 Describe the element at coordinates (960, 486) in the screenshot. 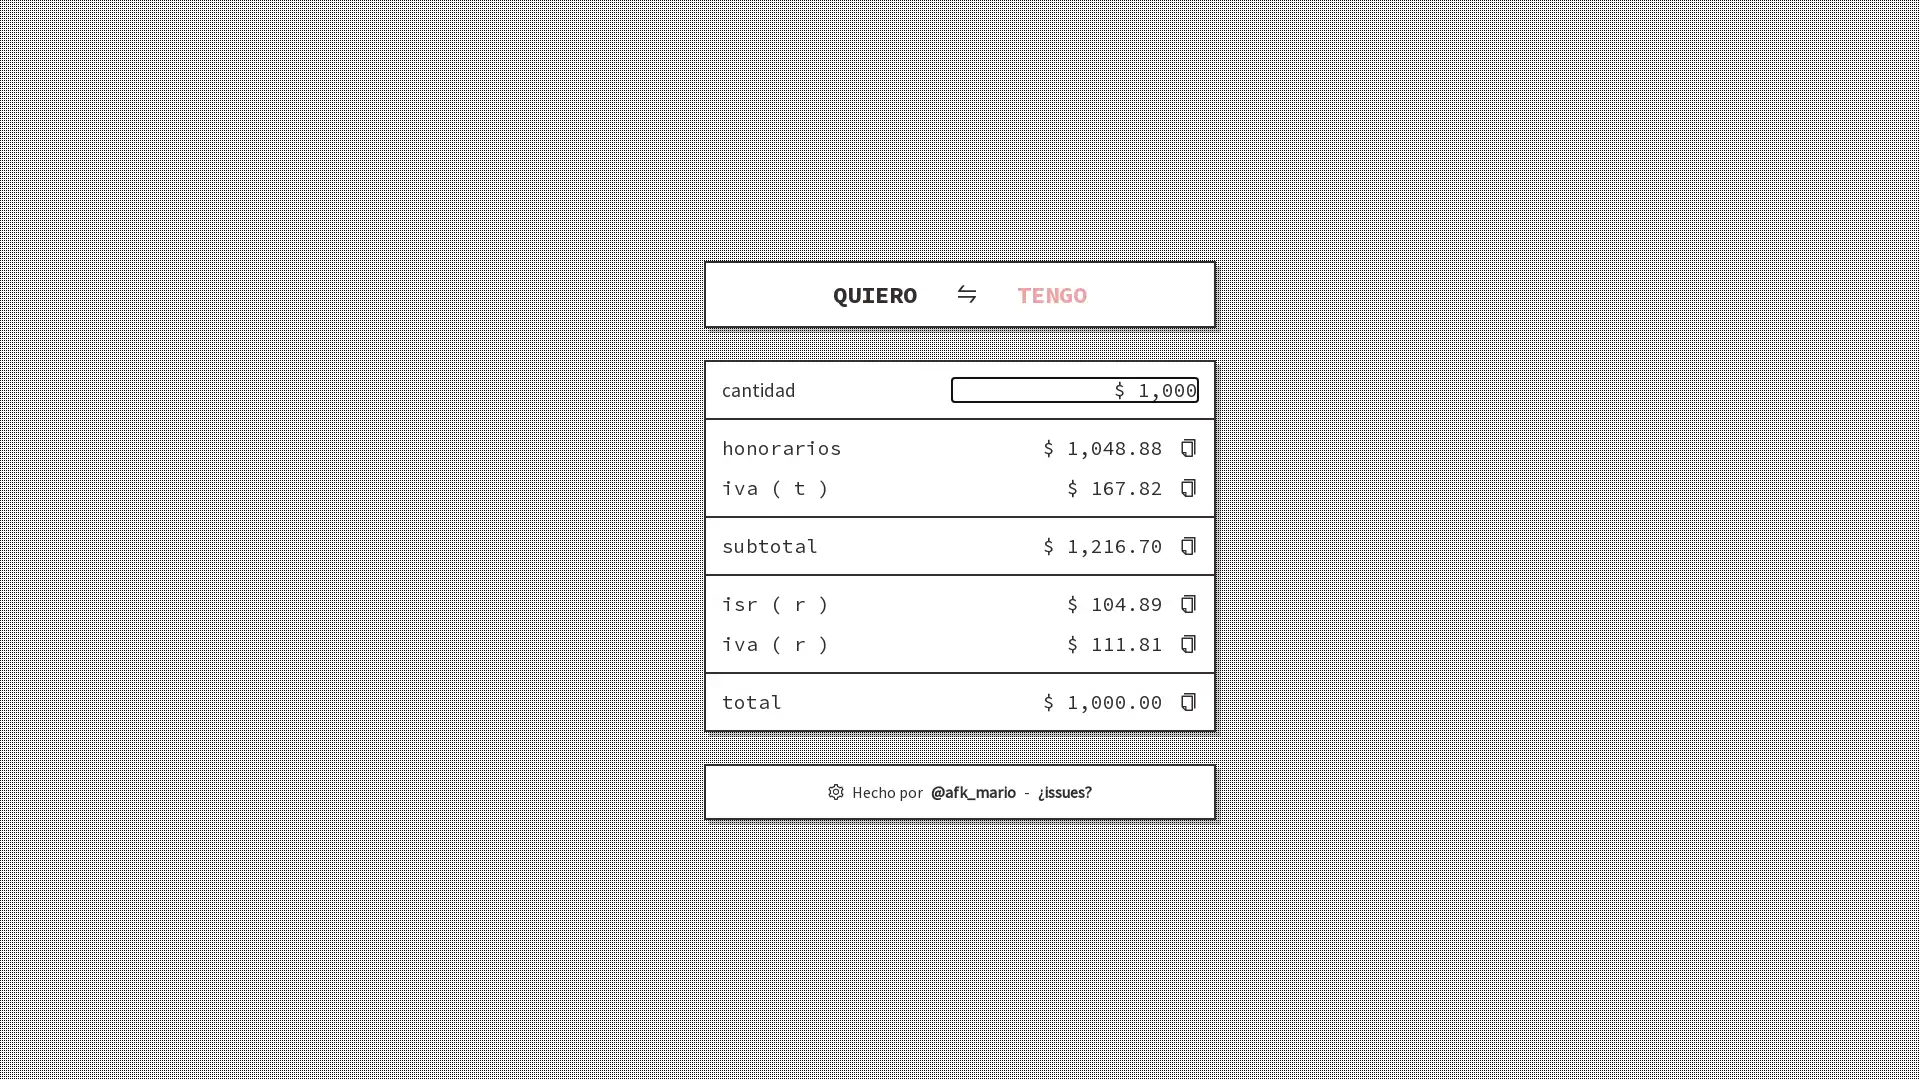

I see `iva ( t ) $ 167.82` at that location.